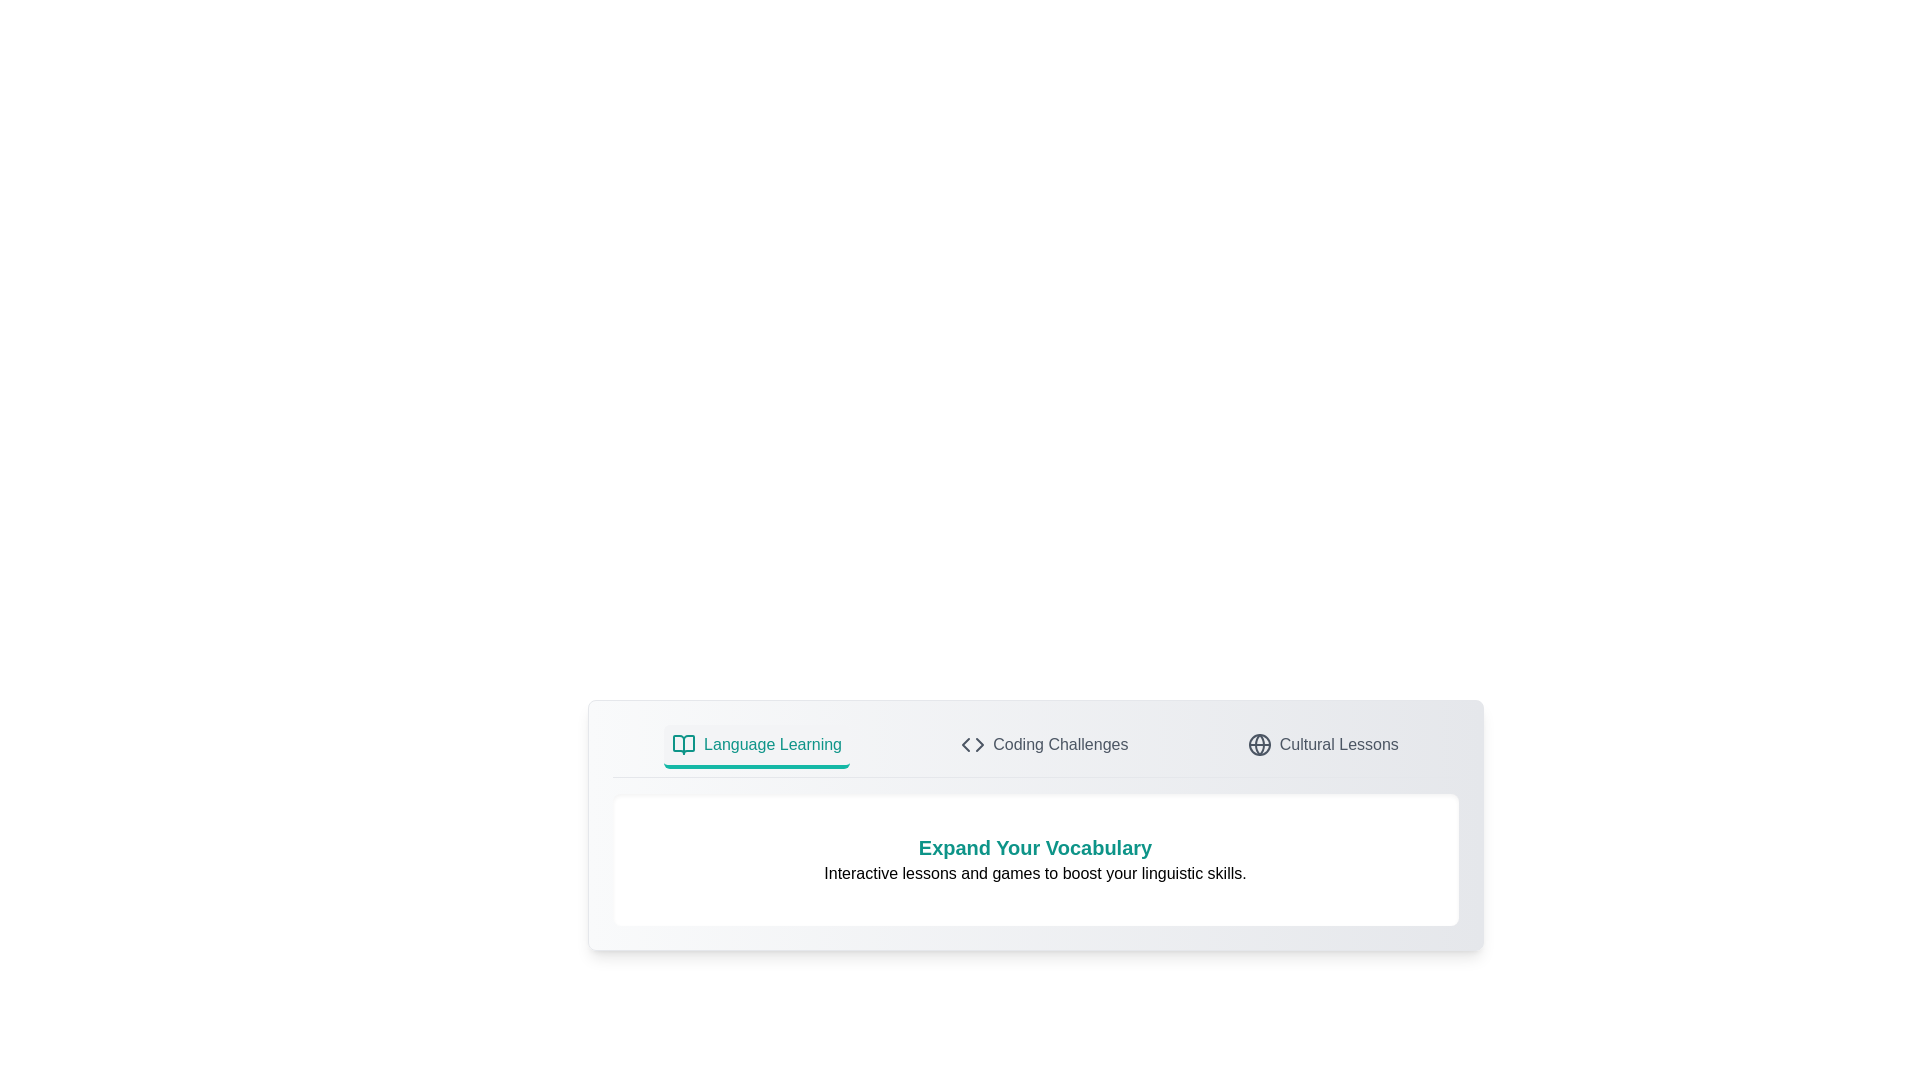 The width and height of the screenshot is (1920, 1080). What do you see at coordinates (756, 747) in the screenshot?
I see `the tab labeled 'Language Learning' to preview its label or icon` at bounding box center [756, 747].